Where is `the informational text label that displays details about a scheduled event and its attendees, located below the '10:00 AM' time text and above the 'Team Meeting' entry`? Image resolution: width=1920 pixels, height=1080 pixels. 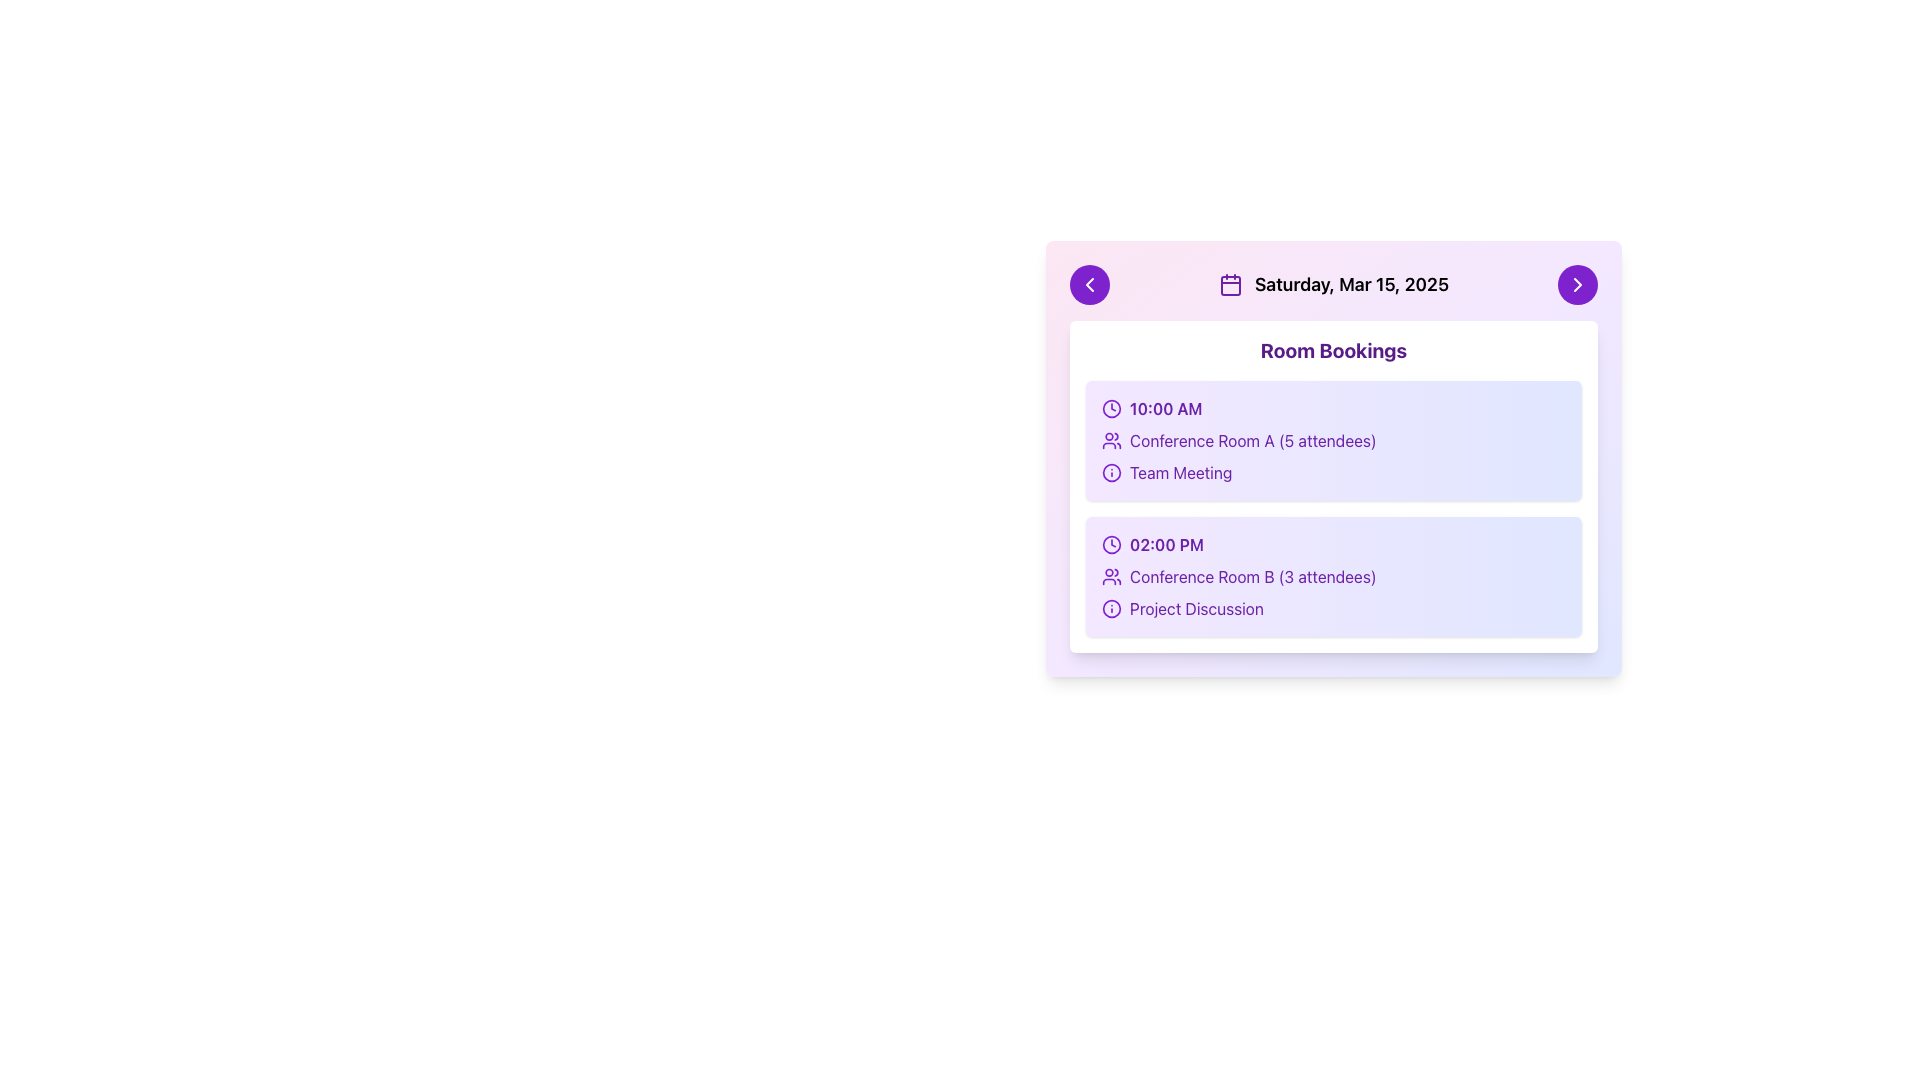 the informational text label that displays details about a scheduled event and its attendees, located below the '10:00 AM' time text and above the 'Team Meeting' entry is located at coordinates (1334, 439).